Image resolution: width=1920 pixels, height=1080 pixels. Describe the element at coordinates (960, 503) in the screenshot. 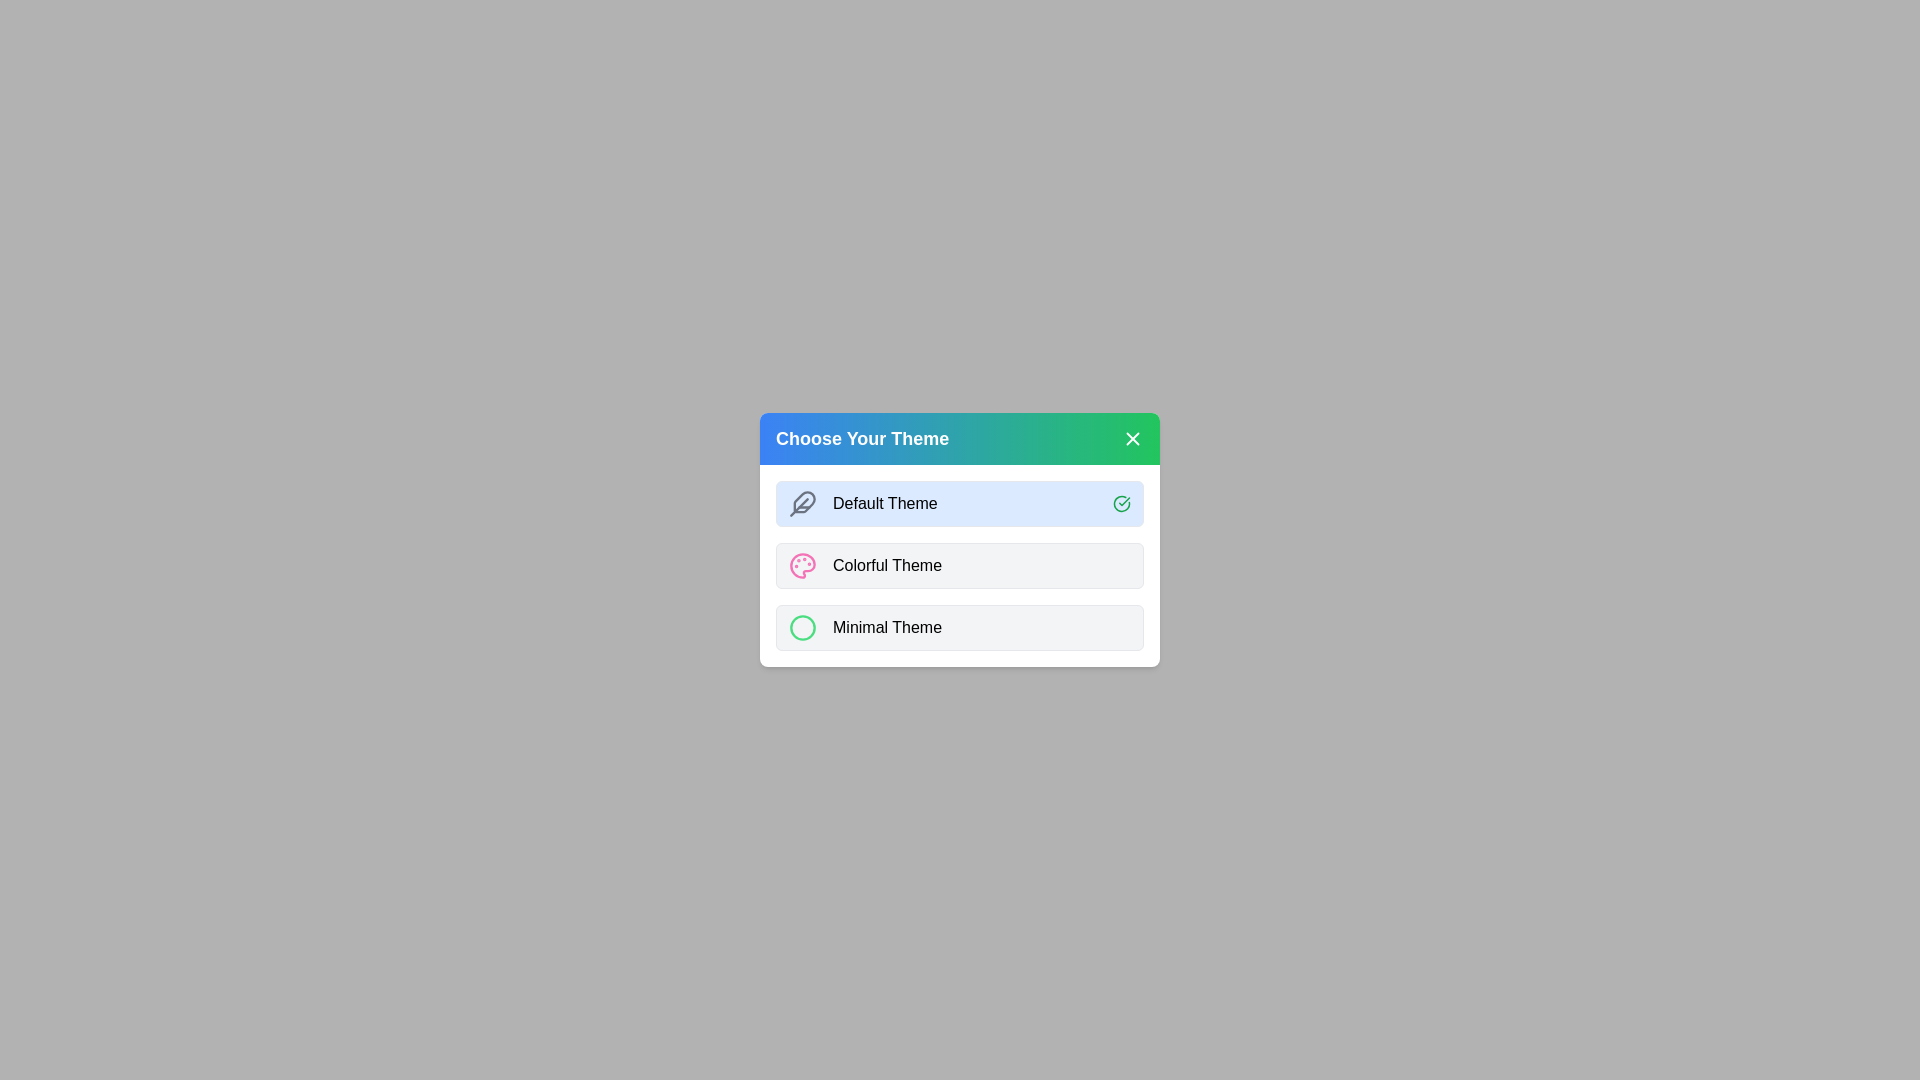

I see `the 'Default Theme' button to select it` at that location.